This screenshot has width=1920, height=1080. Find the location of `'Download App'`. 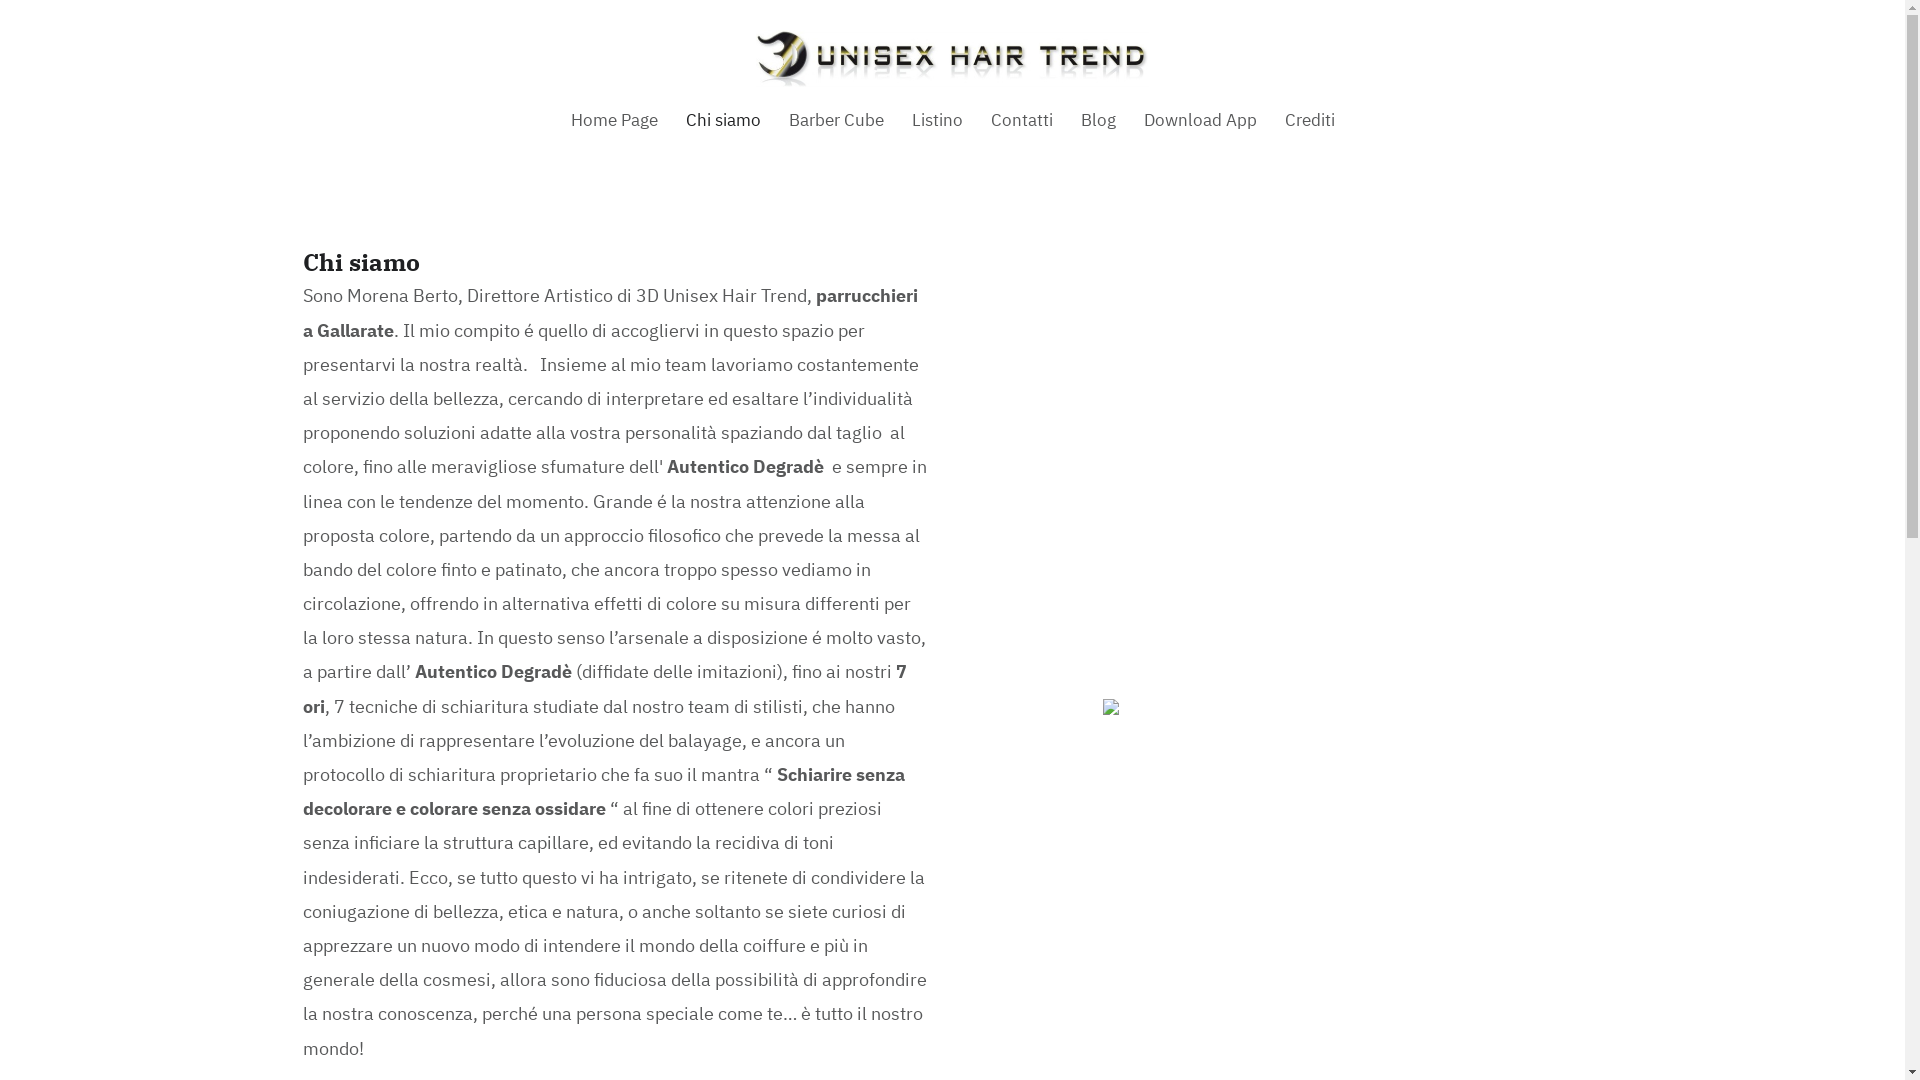

'Download App' is located at coordinates (1200, 120).